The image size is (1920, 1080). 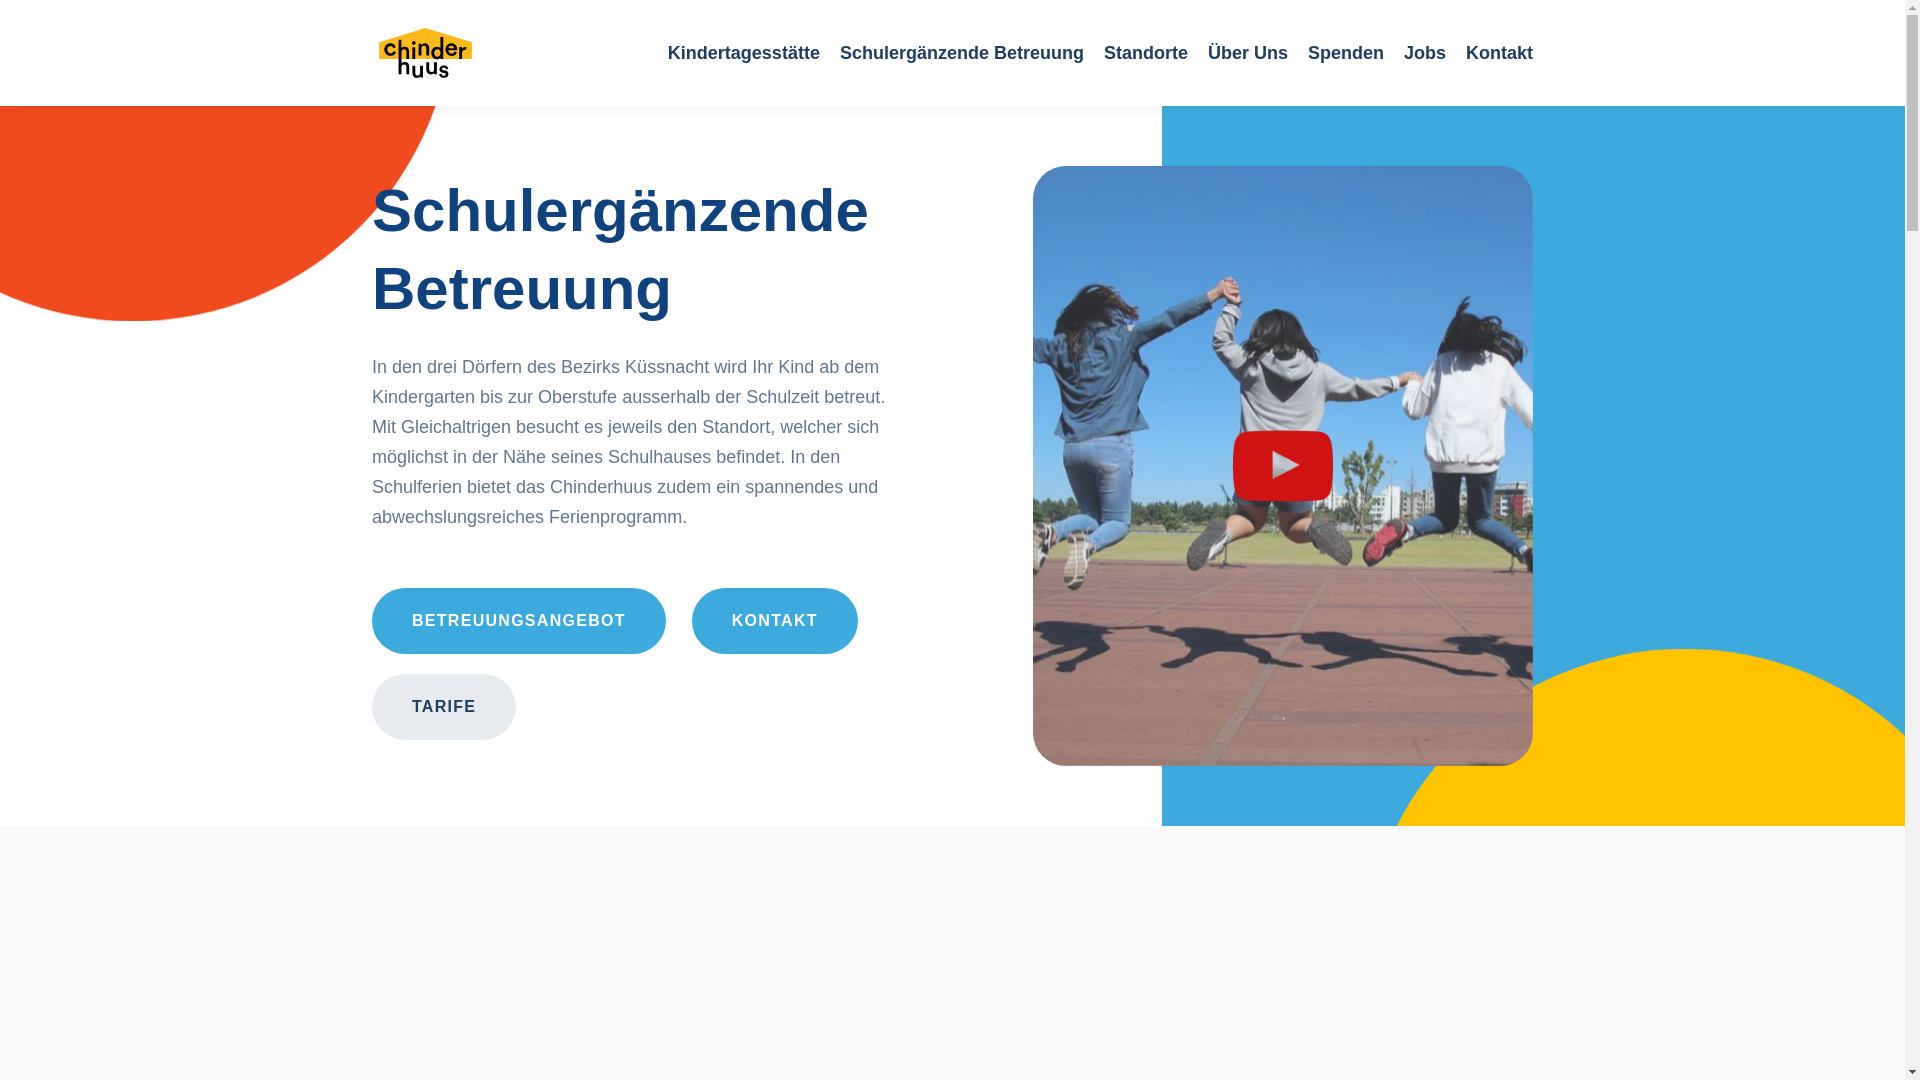 What do you see at coordinates (1146, 52) in the screenshot?
I see `'Standorte'` at bounding box center [1146, 52].